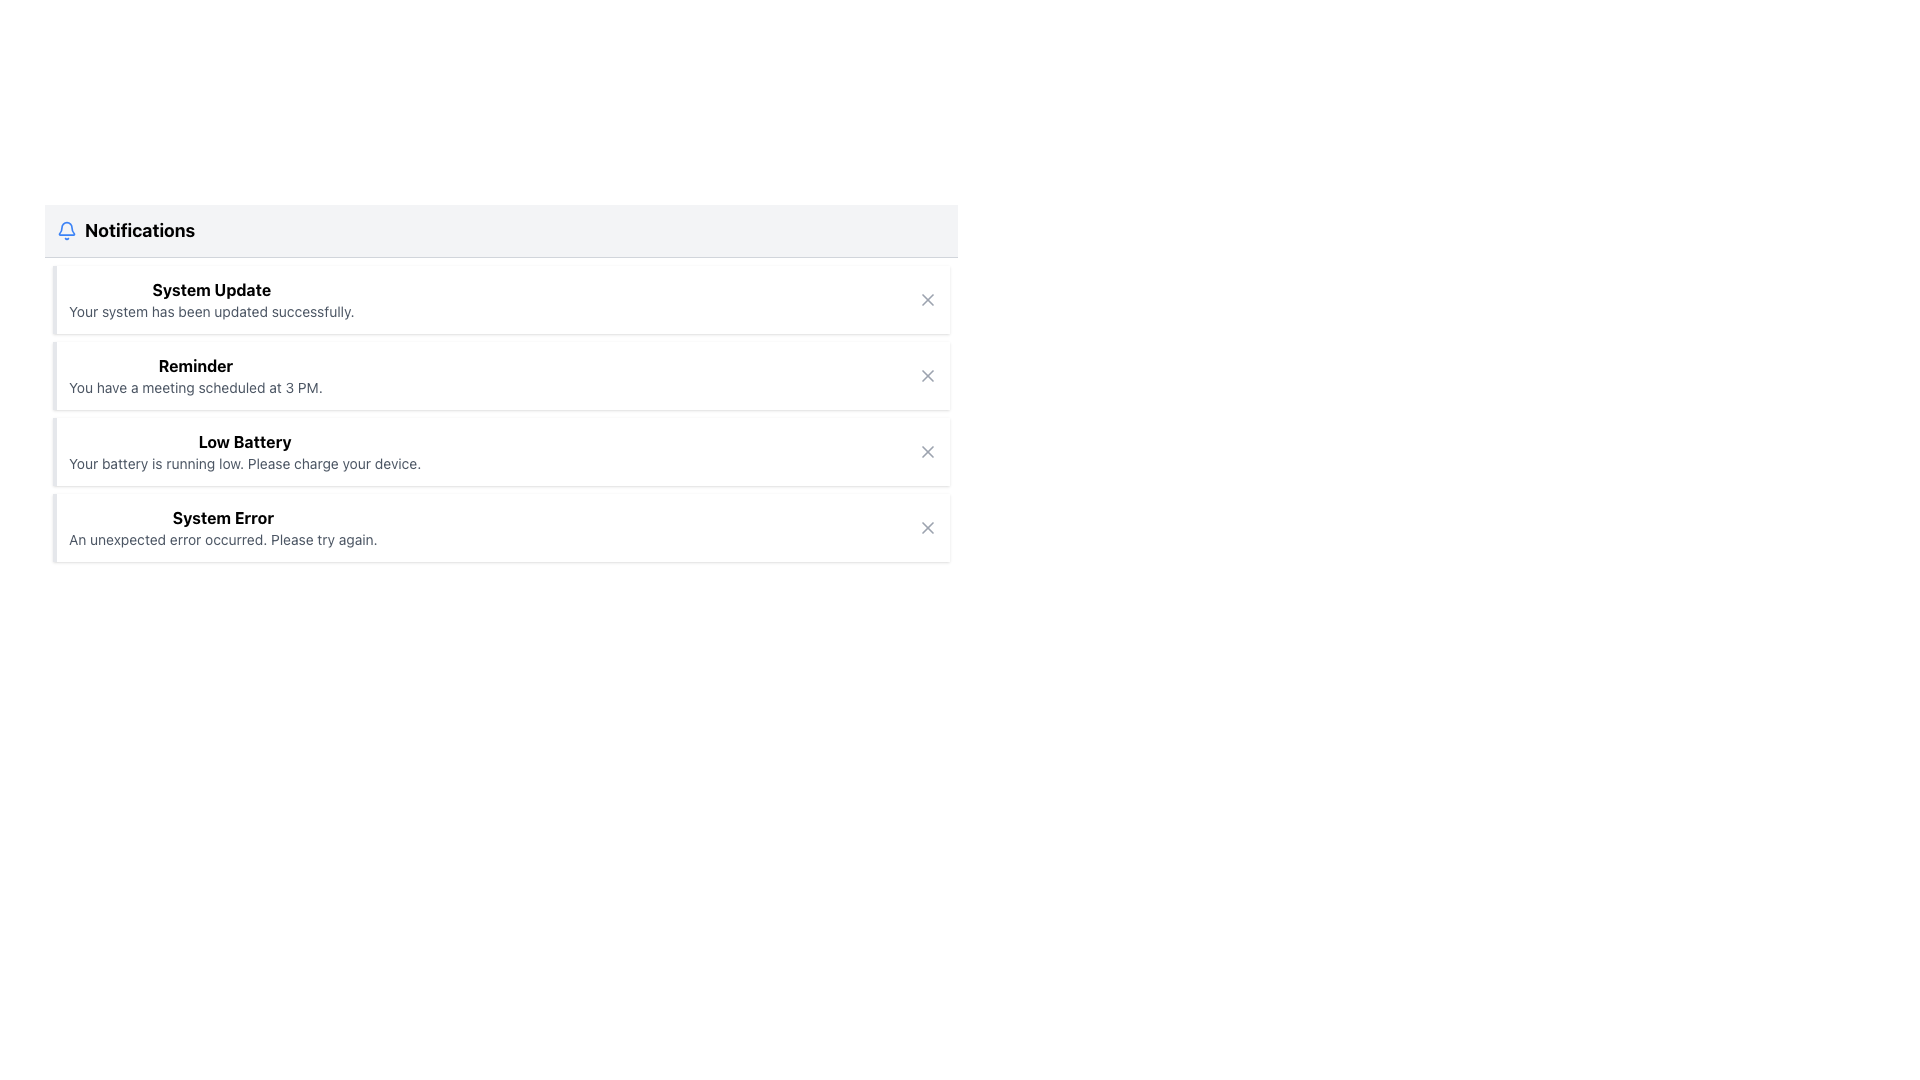 Image resolution: width=1920 pixels, height=1080 pixels. Describe the element at coordinates (211, 289) in the screenshot. I see `text content of the title label for the first notification, which categorizes and summarizes the content of the notification panel, located above the text 'Your system has been updated successfully.'` at that location.